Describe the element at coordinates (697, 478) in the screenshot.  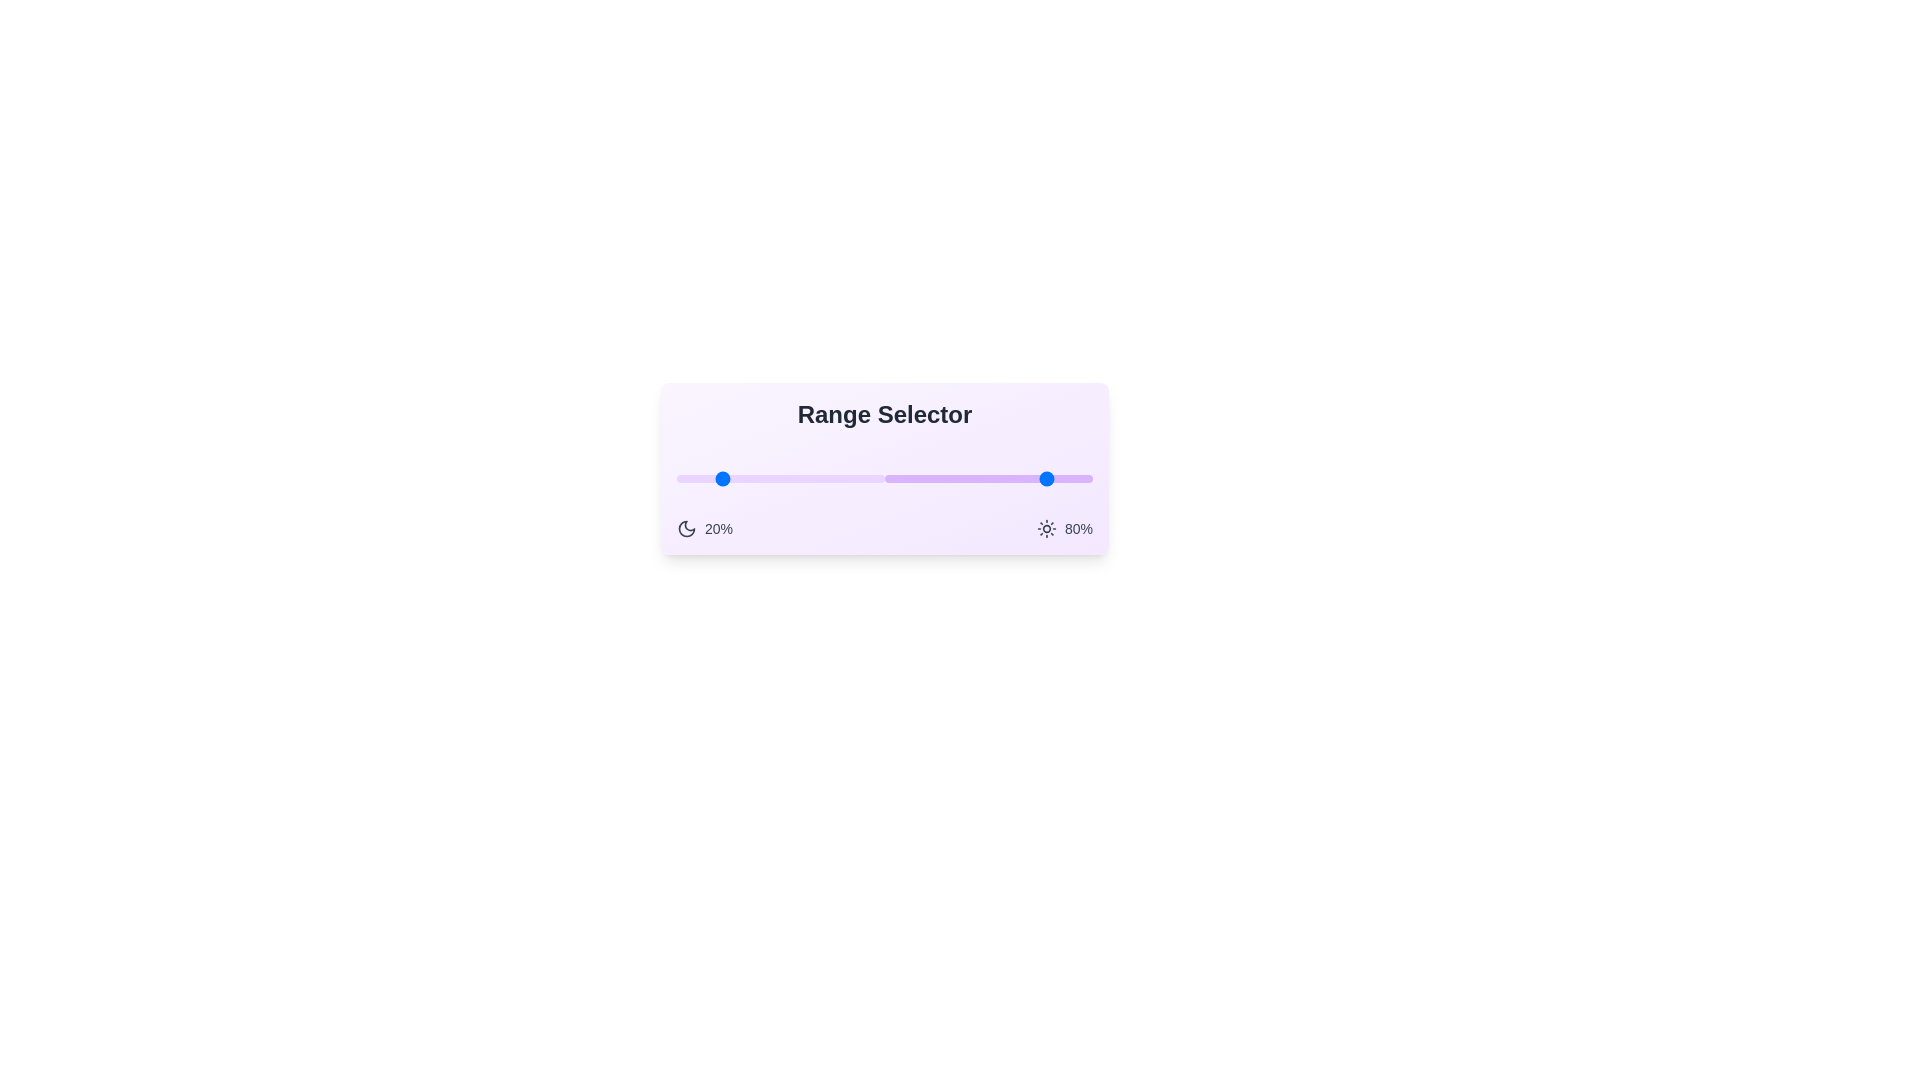
I see `the lower bound of the range to 10% by dragging the left slider` at that location.